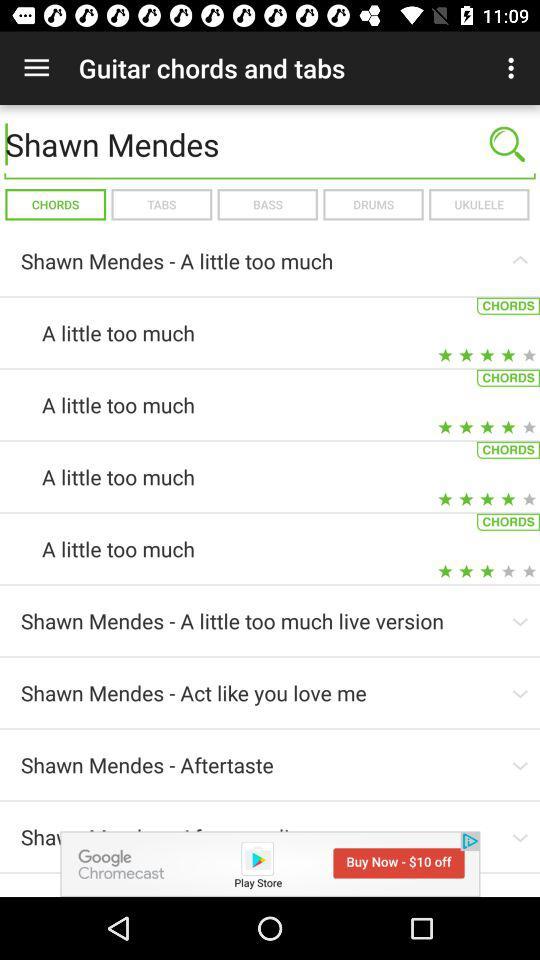 The image size is (540, 960). What do you see at coordinates (267, 204) in the screenshot?
I see `bass` at bounding box center [267, 204].